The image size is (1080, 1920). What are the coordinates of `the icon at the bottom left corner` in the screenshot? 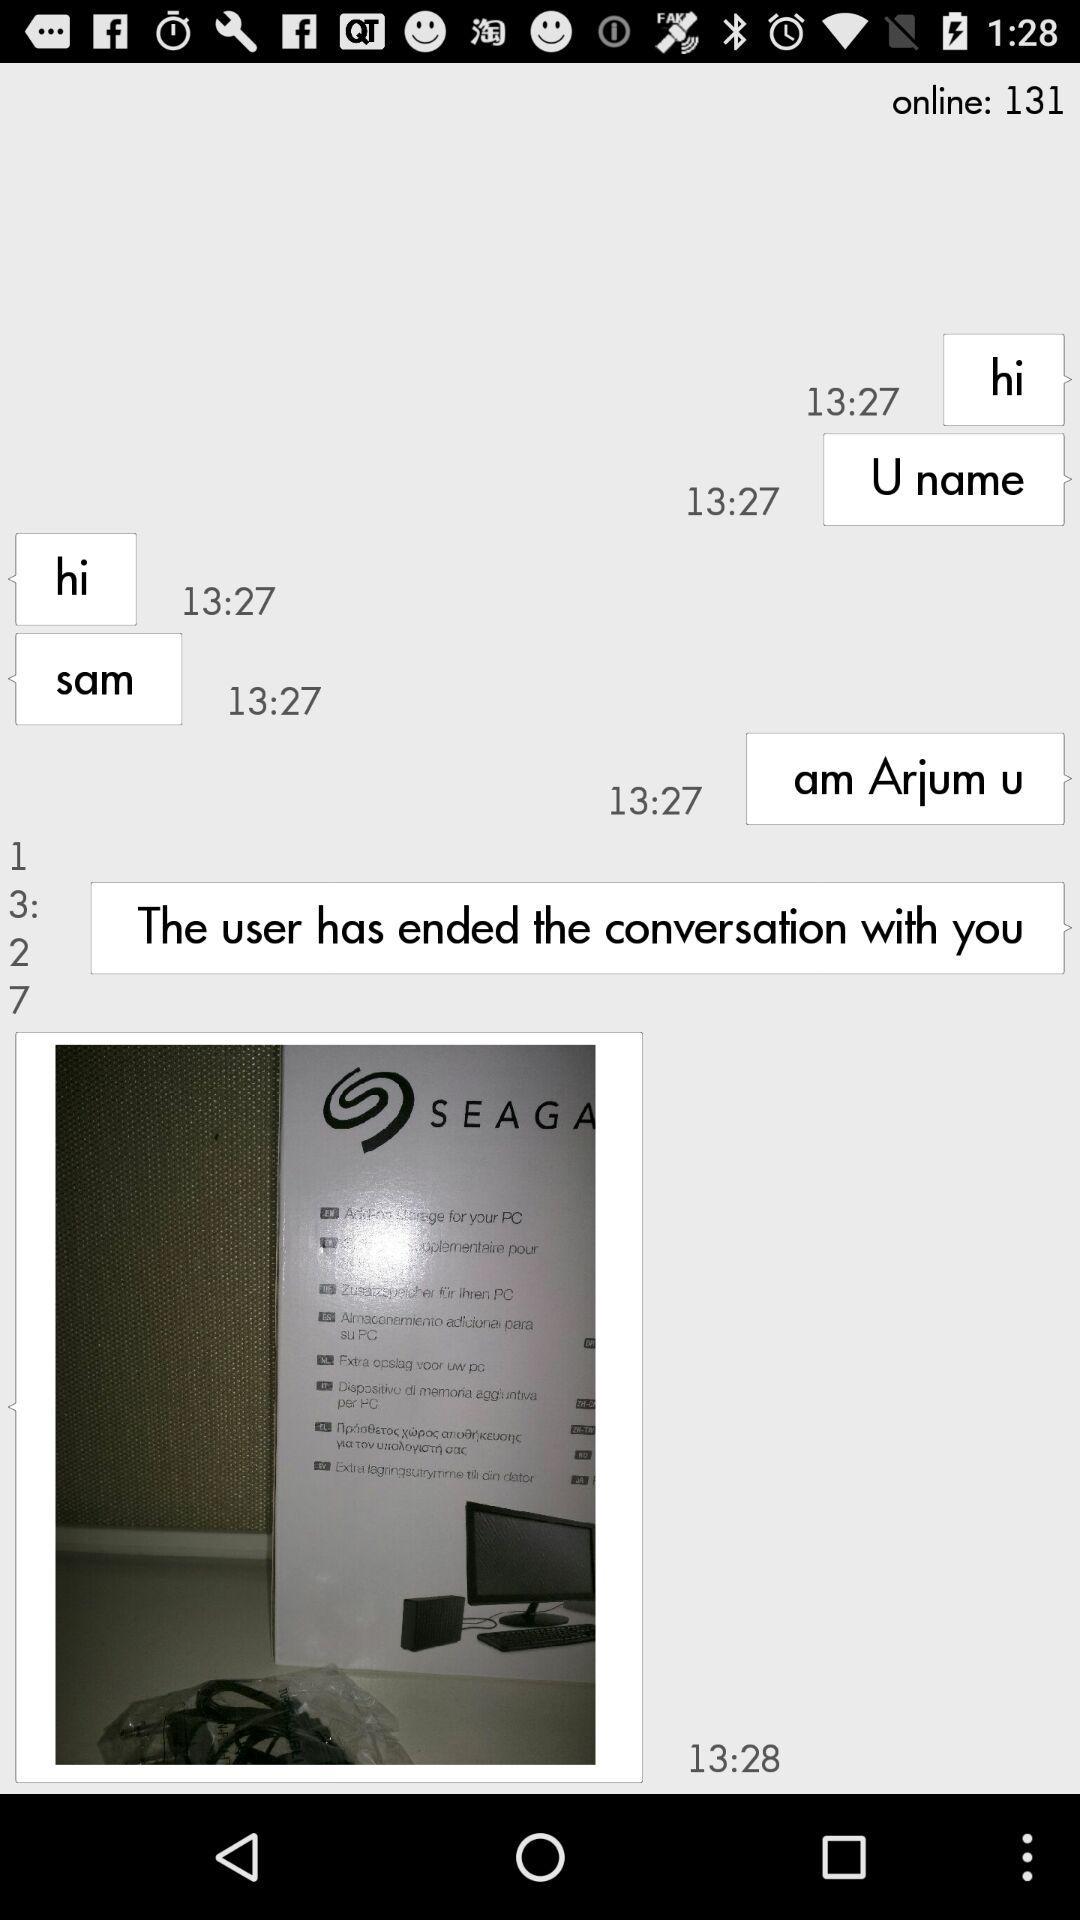 It's located at (324, 1403).